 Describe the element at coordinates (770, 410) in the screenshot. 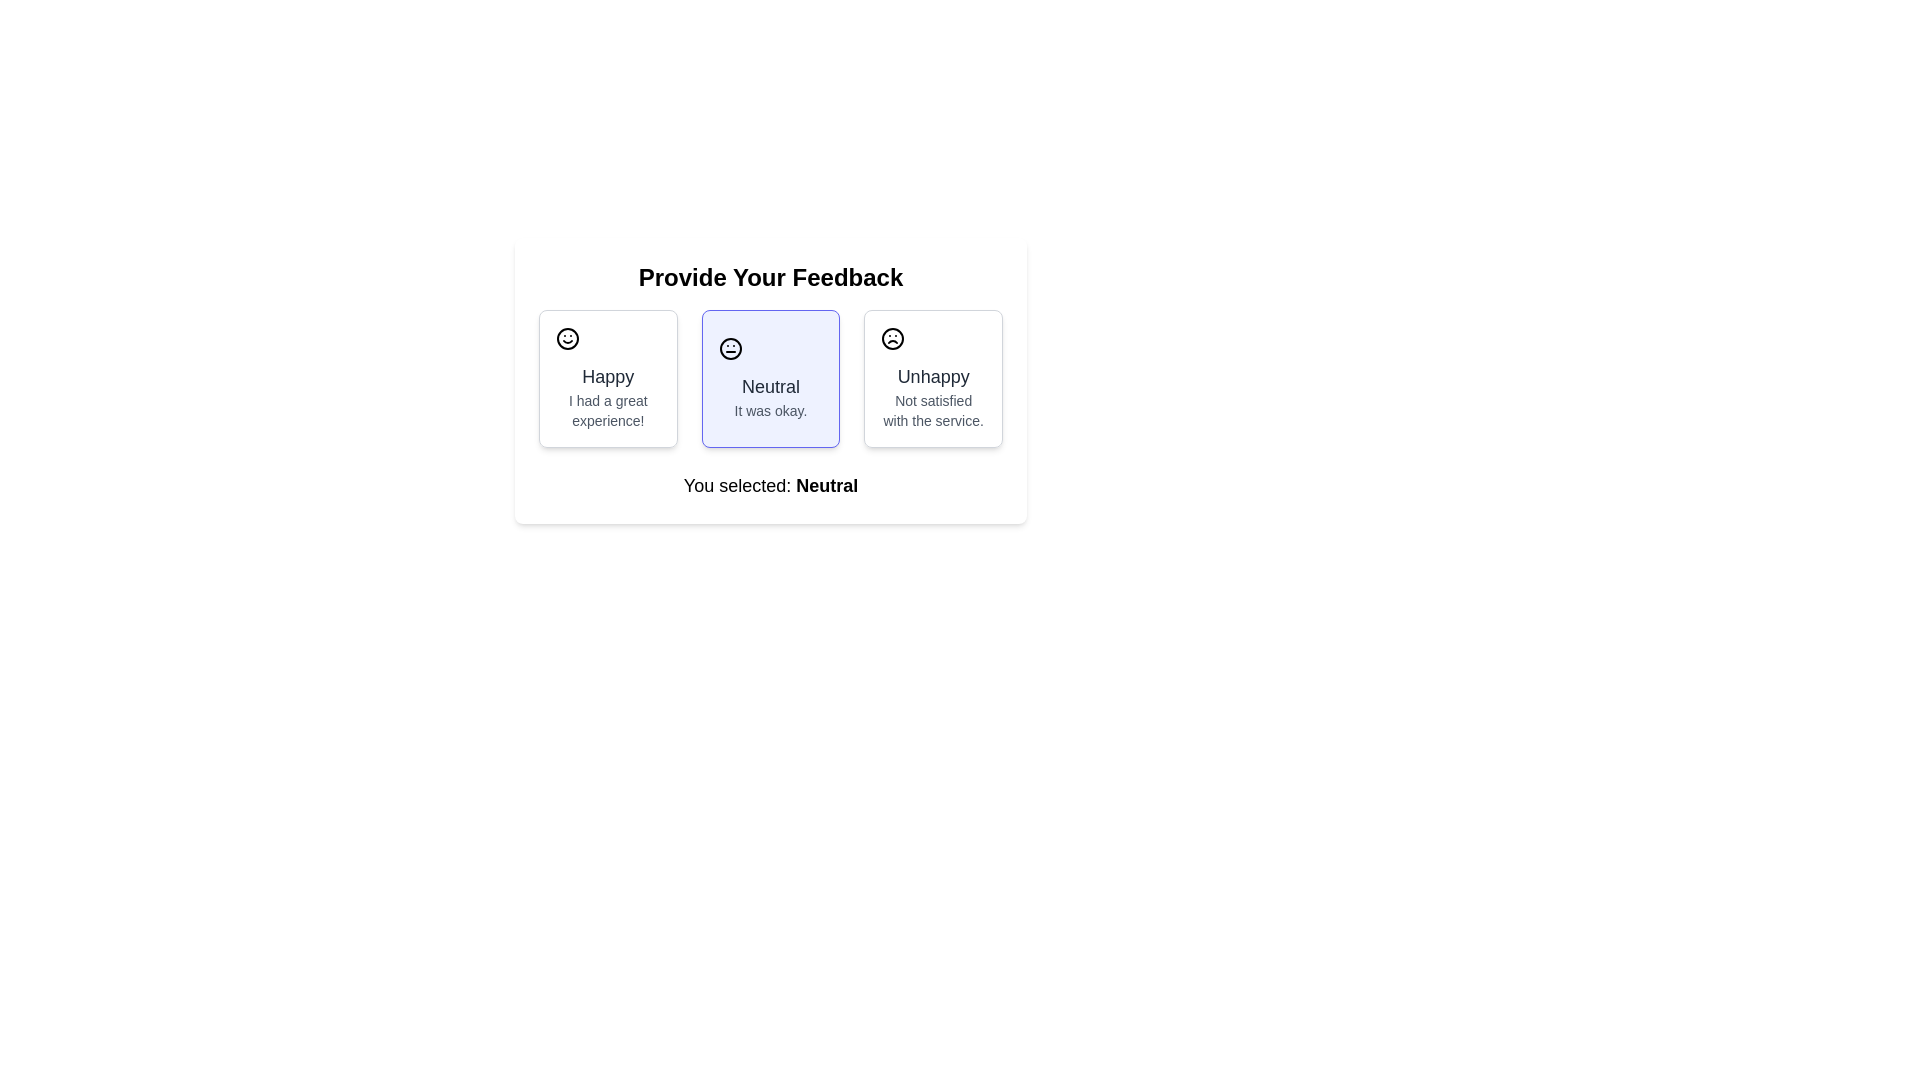

I see `static text label that says 'It was okay.', which is styled in small gray text and located beneath the larger 'Neutral' label and icon` at that location.